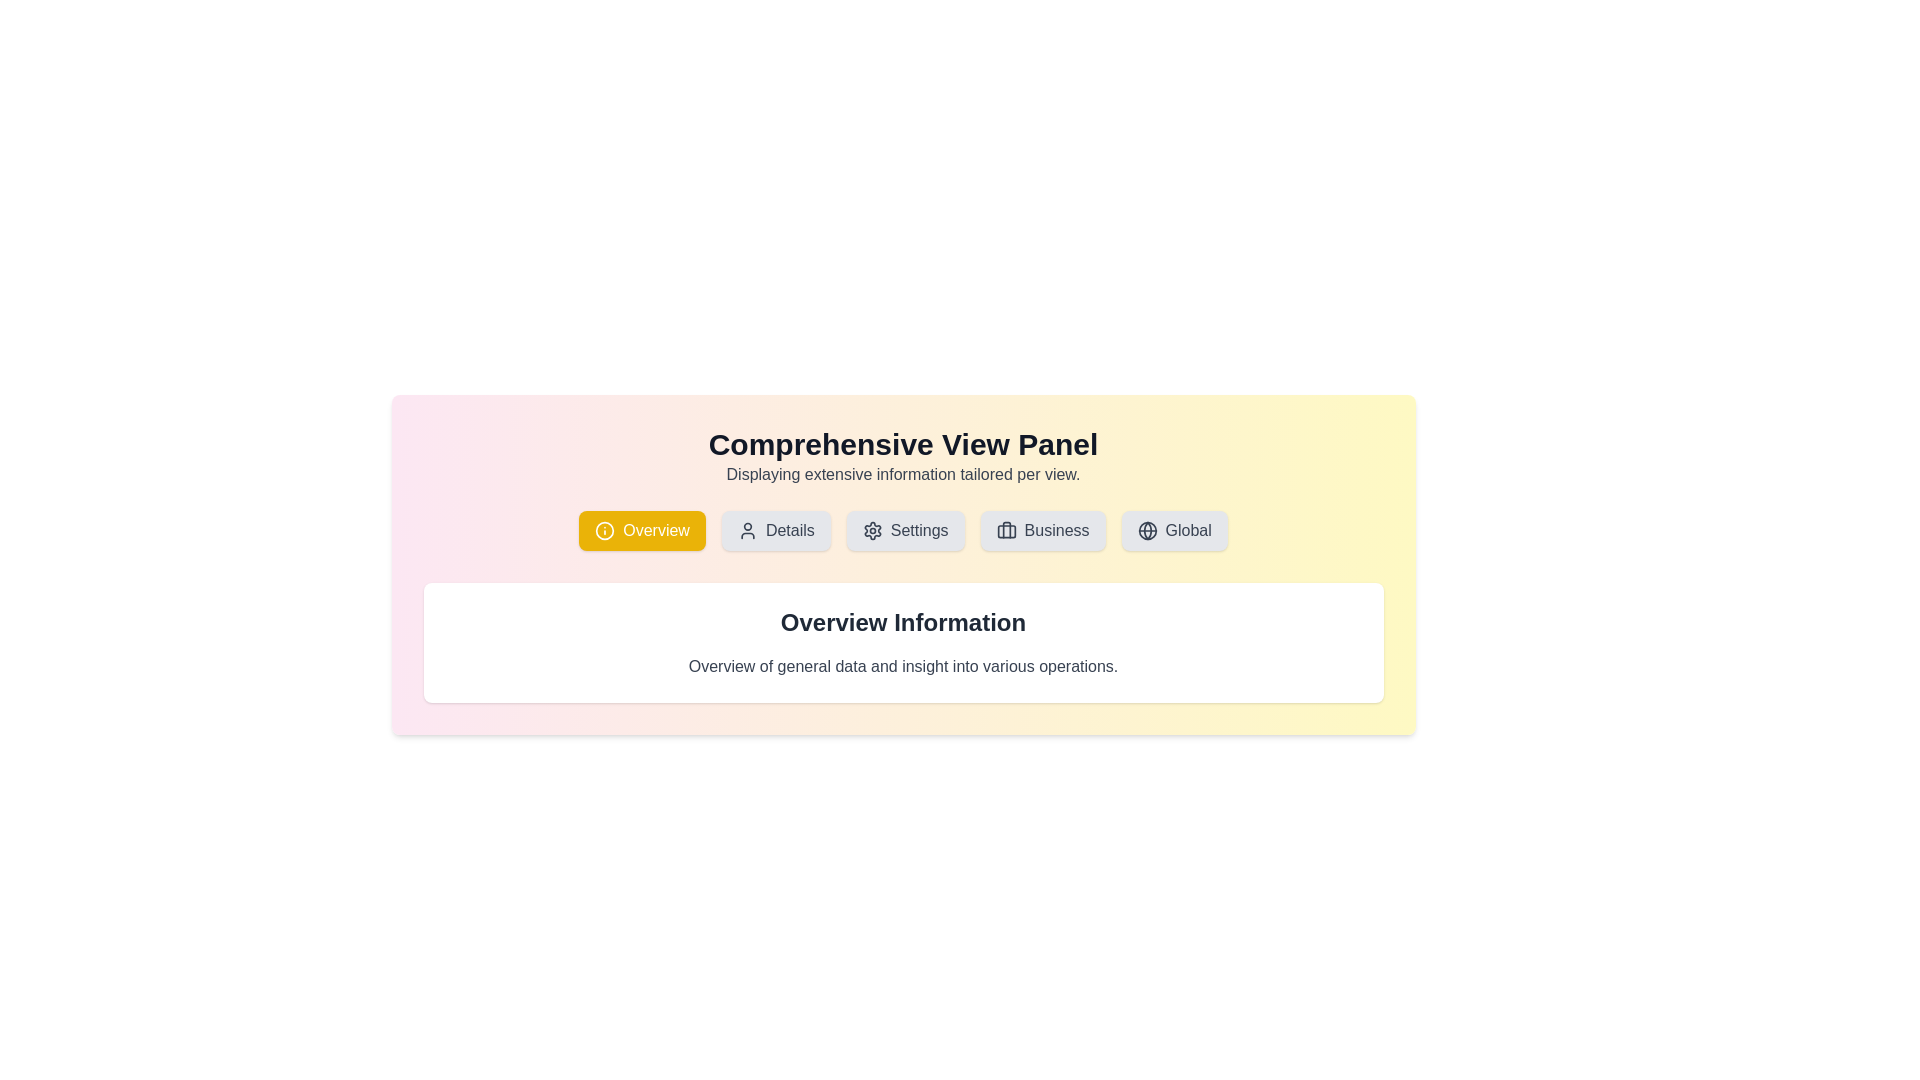 This screenshot has height=1080, width=1920. Describe the element at coordinates (789, 530) in the screenshot. I see `text label for the 'Details' button, which is located in the second button from the left in the horizontal button group at the top center of the interface` at that location.